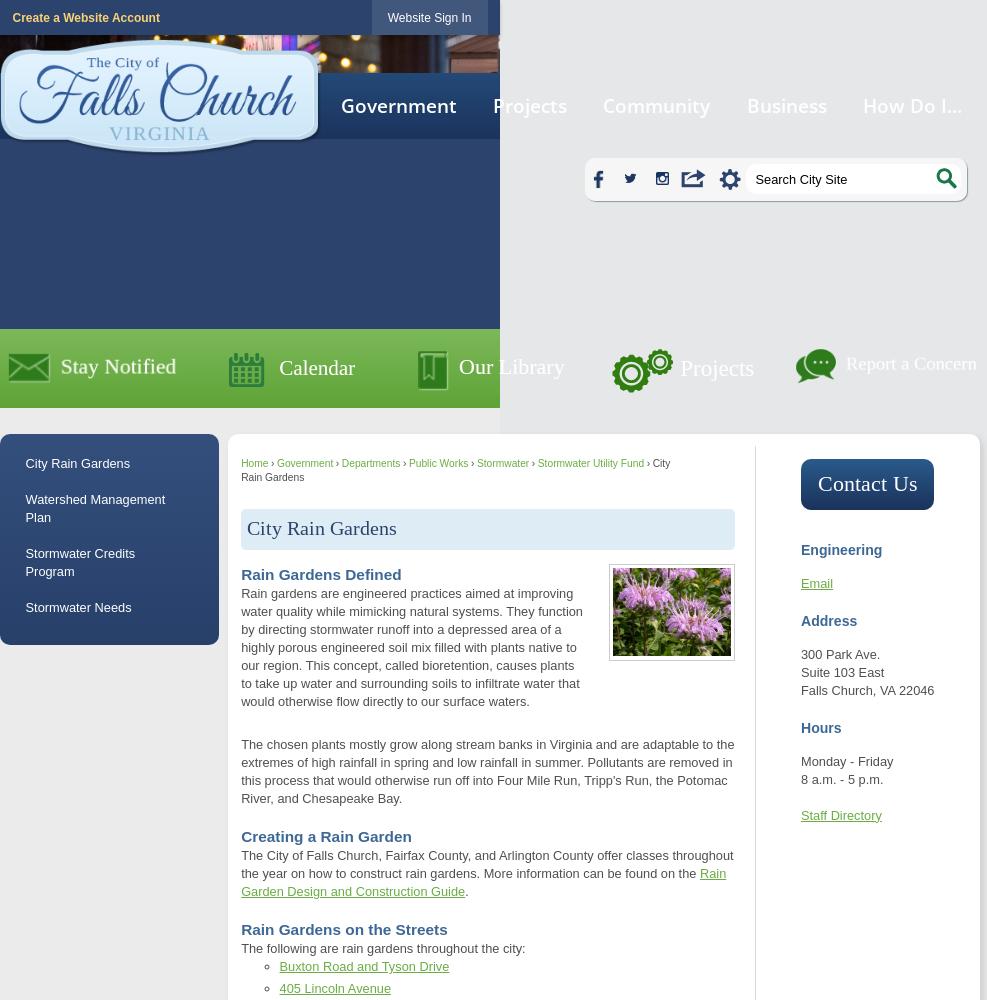  Describe the element at coordinates (80, 561) in the screenshot. I see `'Stormwater Credits Program'` at that location.